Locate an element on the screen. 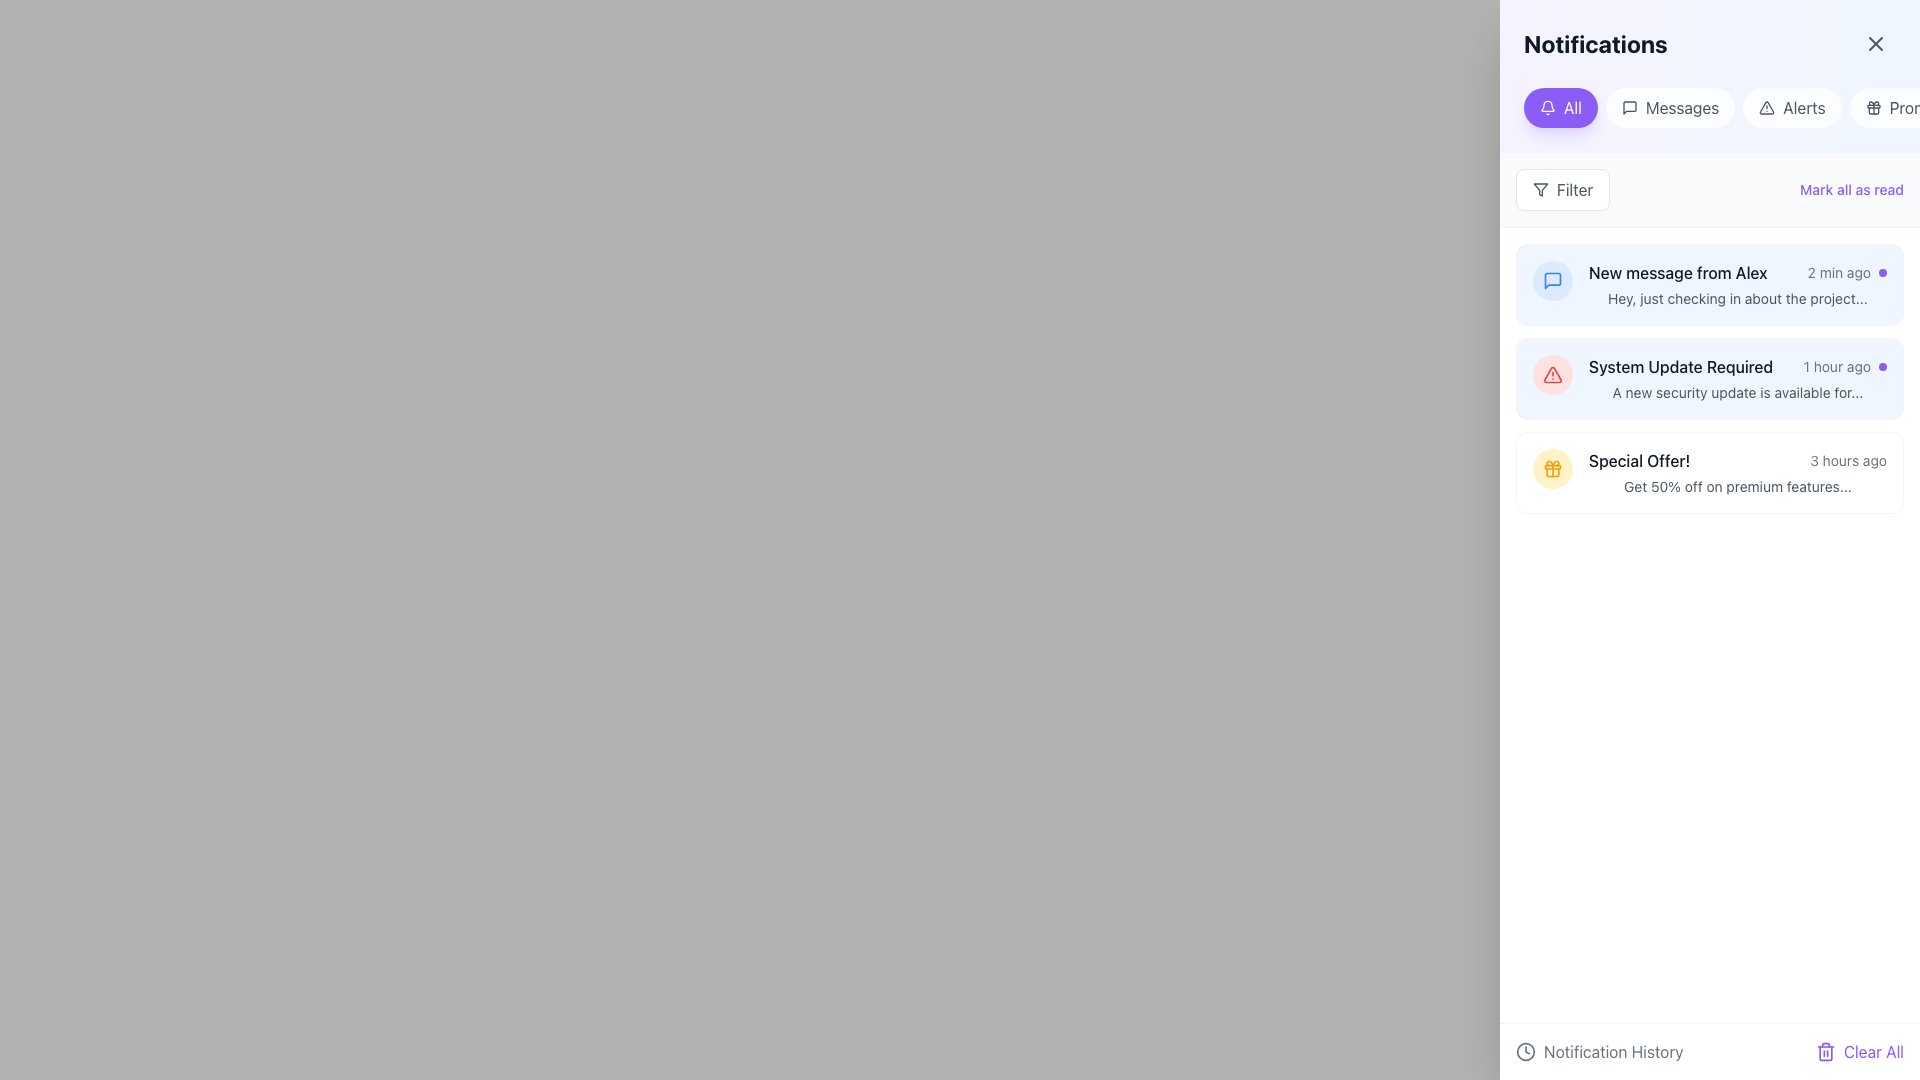 Image resolution: width=1920 pixels, height=1080 pixels. the pin icon located in the notification card next to 'New message from Alex' is located at coordinates (1830, 285).